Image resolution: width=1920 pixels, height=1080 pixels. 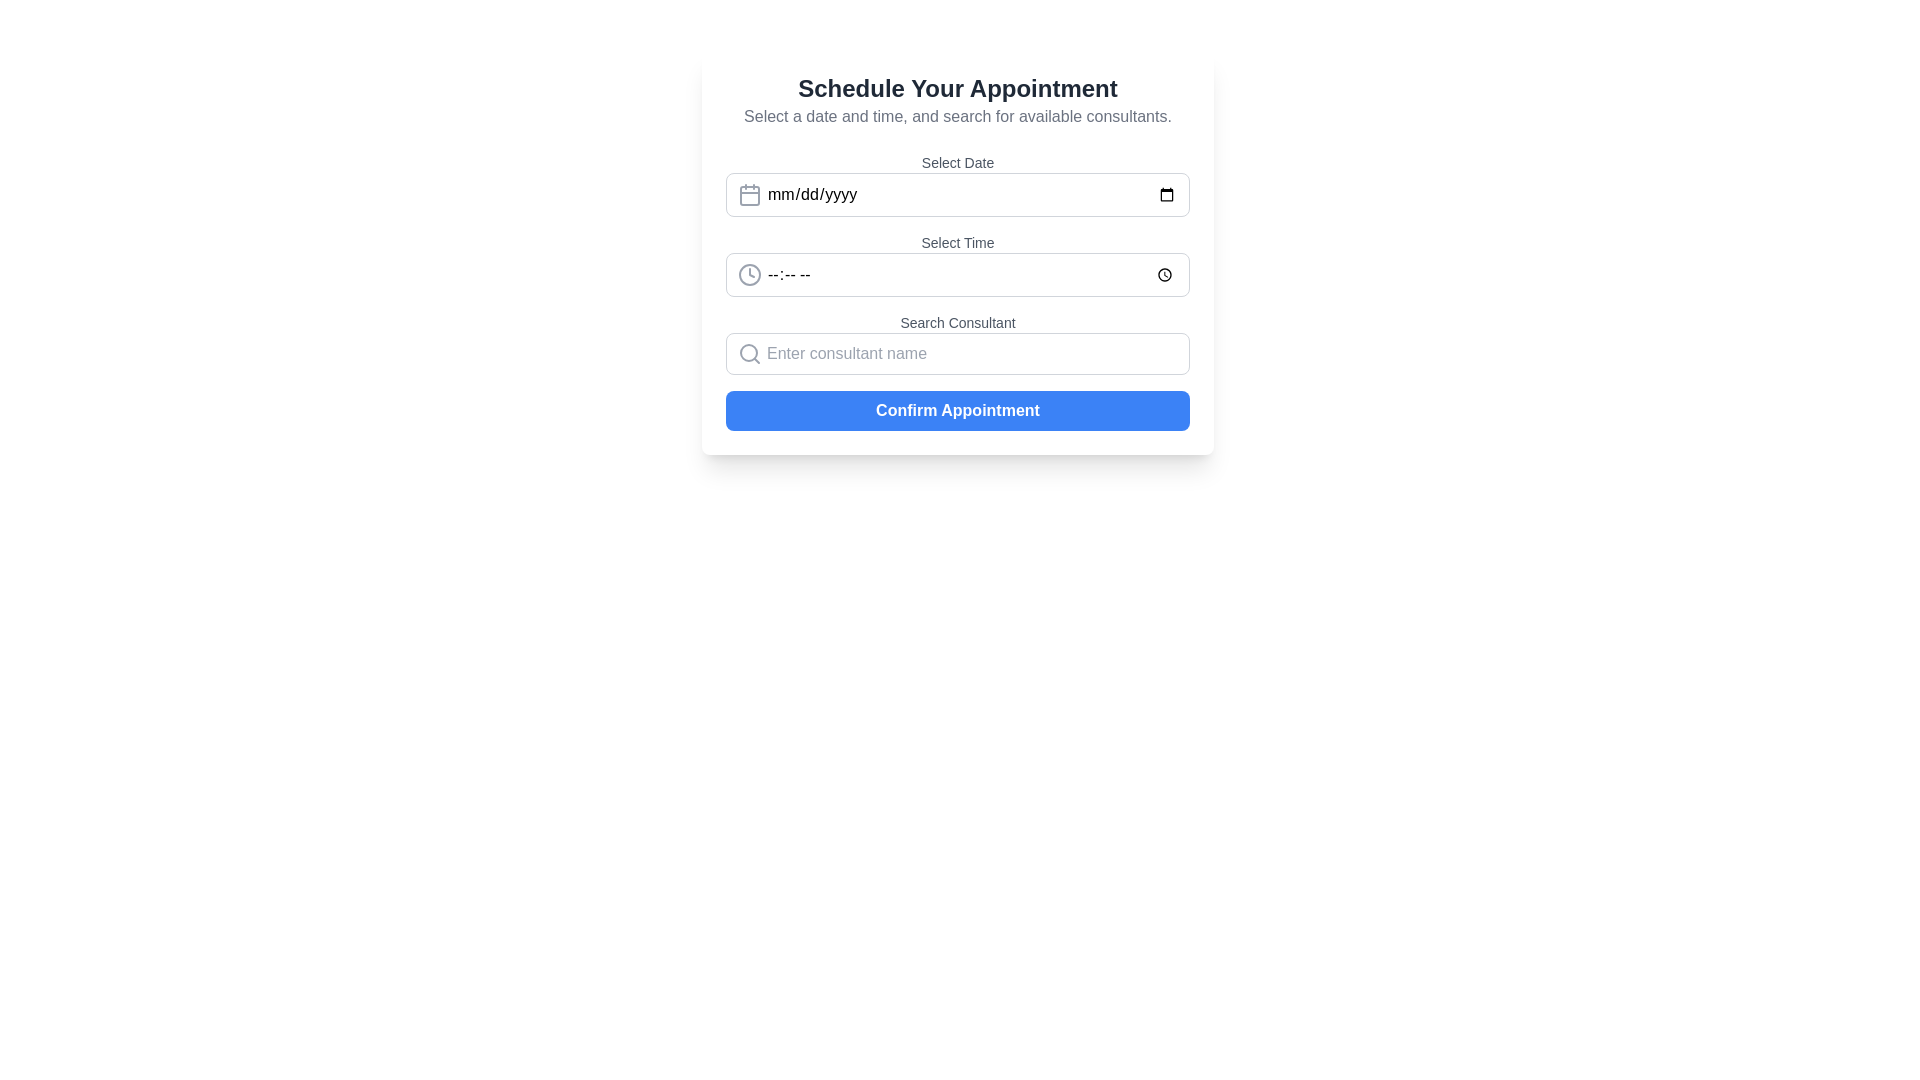 I want to click on the instructional text label that guides users on selecting a date and time for their appointment, located below the heading 'Schedule Your Appointment', so click(x=957, y=116).